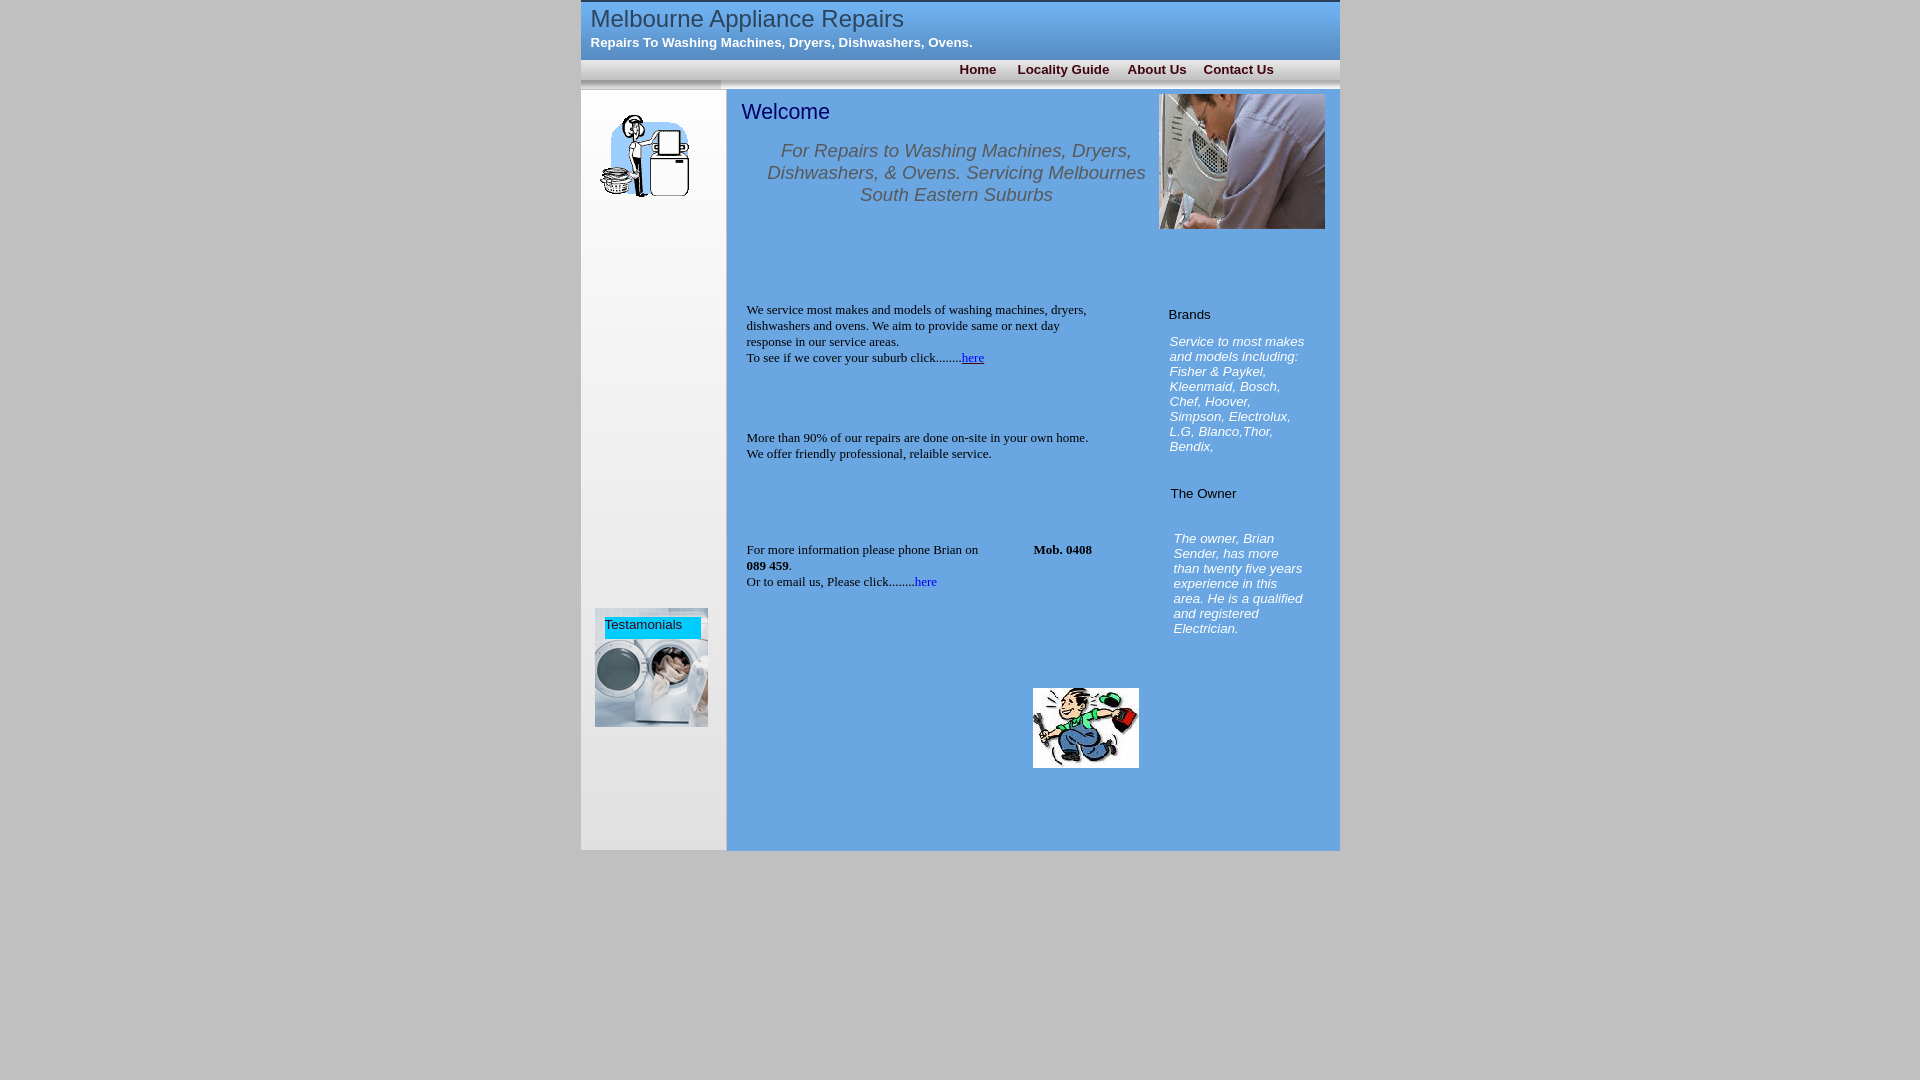 The width and height of the screenshot is (1920, 1080). What do you see at coordinates (973, 356) in the screenshot?
I see `'here'` at bounding box center [973, 356].